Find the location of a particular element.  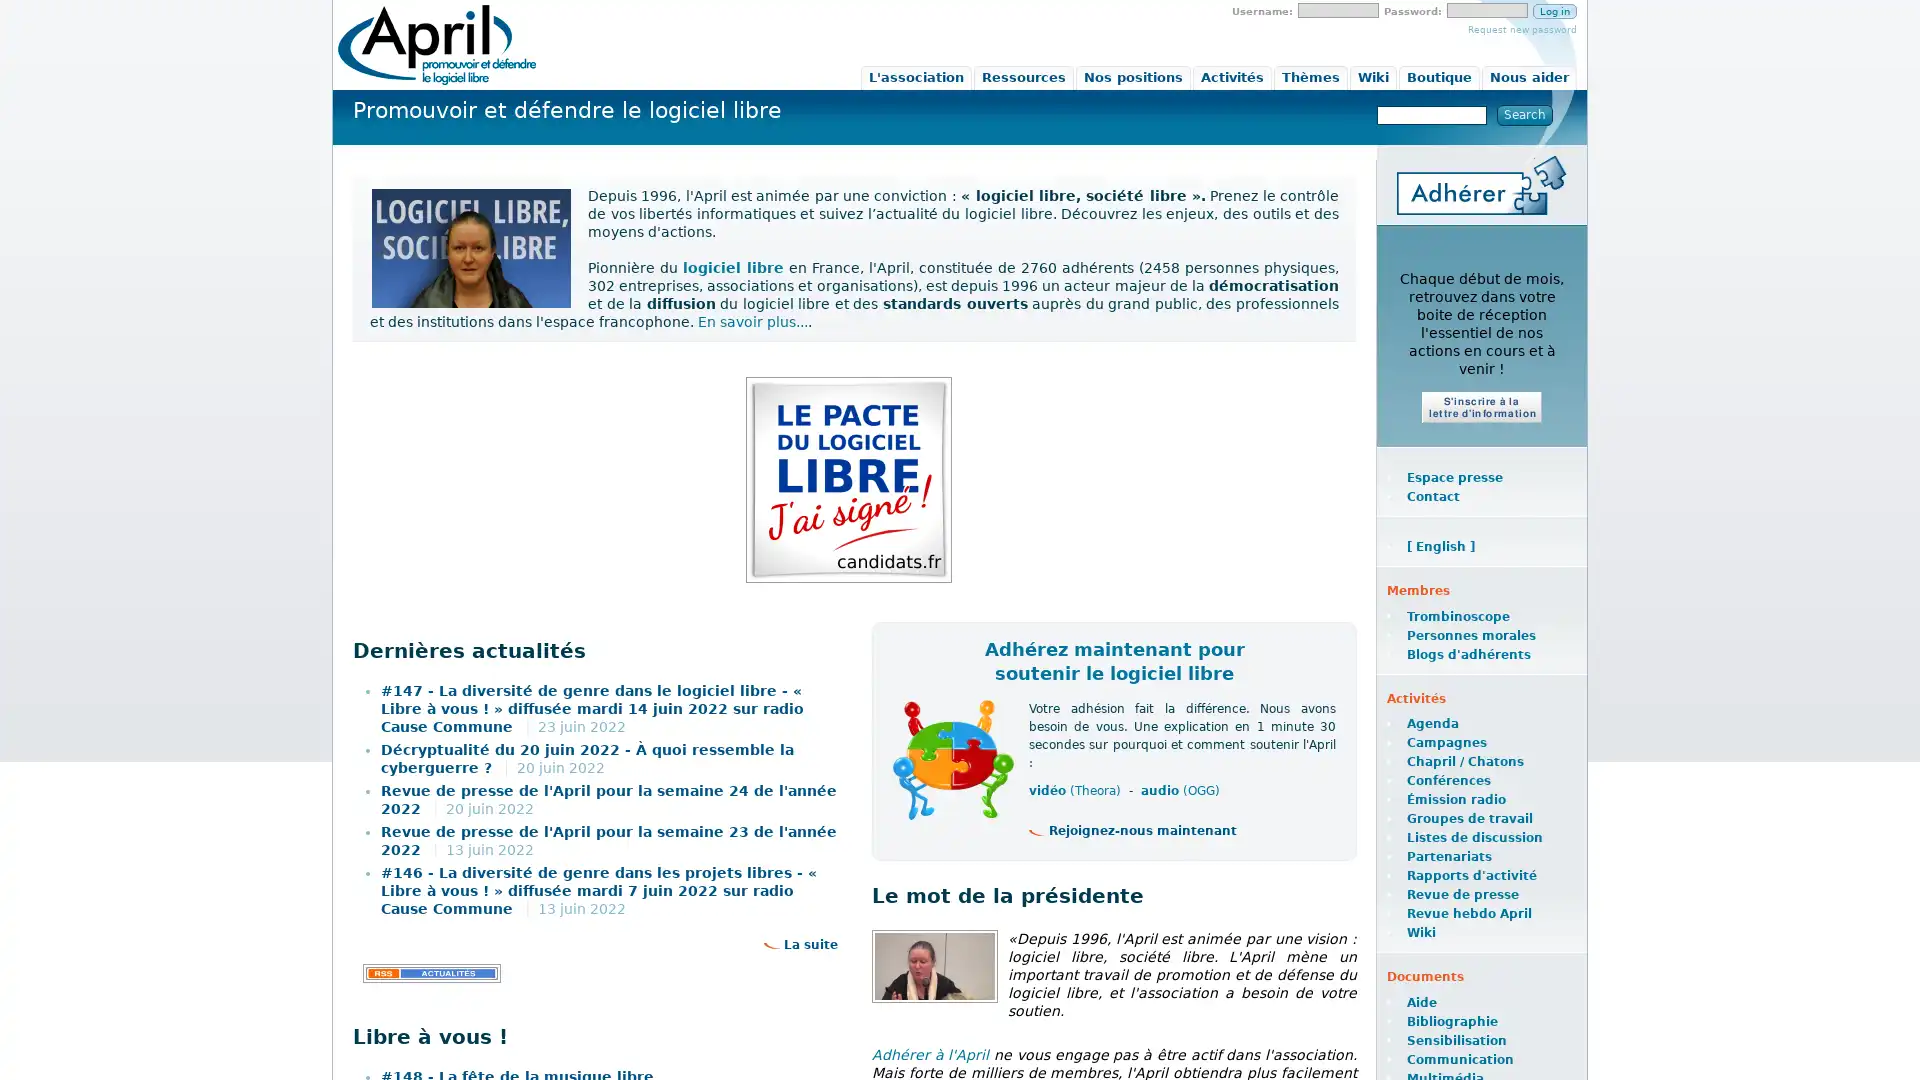

Log in is located at coordinates (1554, 11).